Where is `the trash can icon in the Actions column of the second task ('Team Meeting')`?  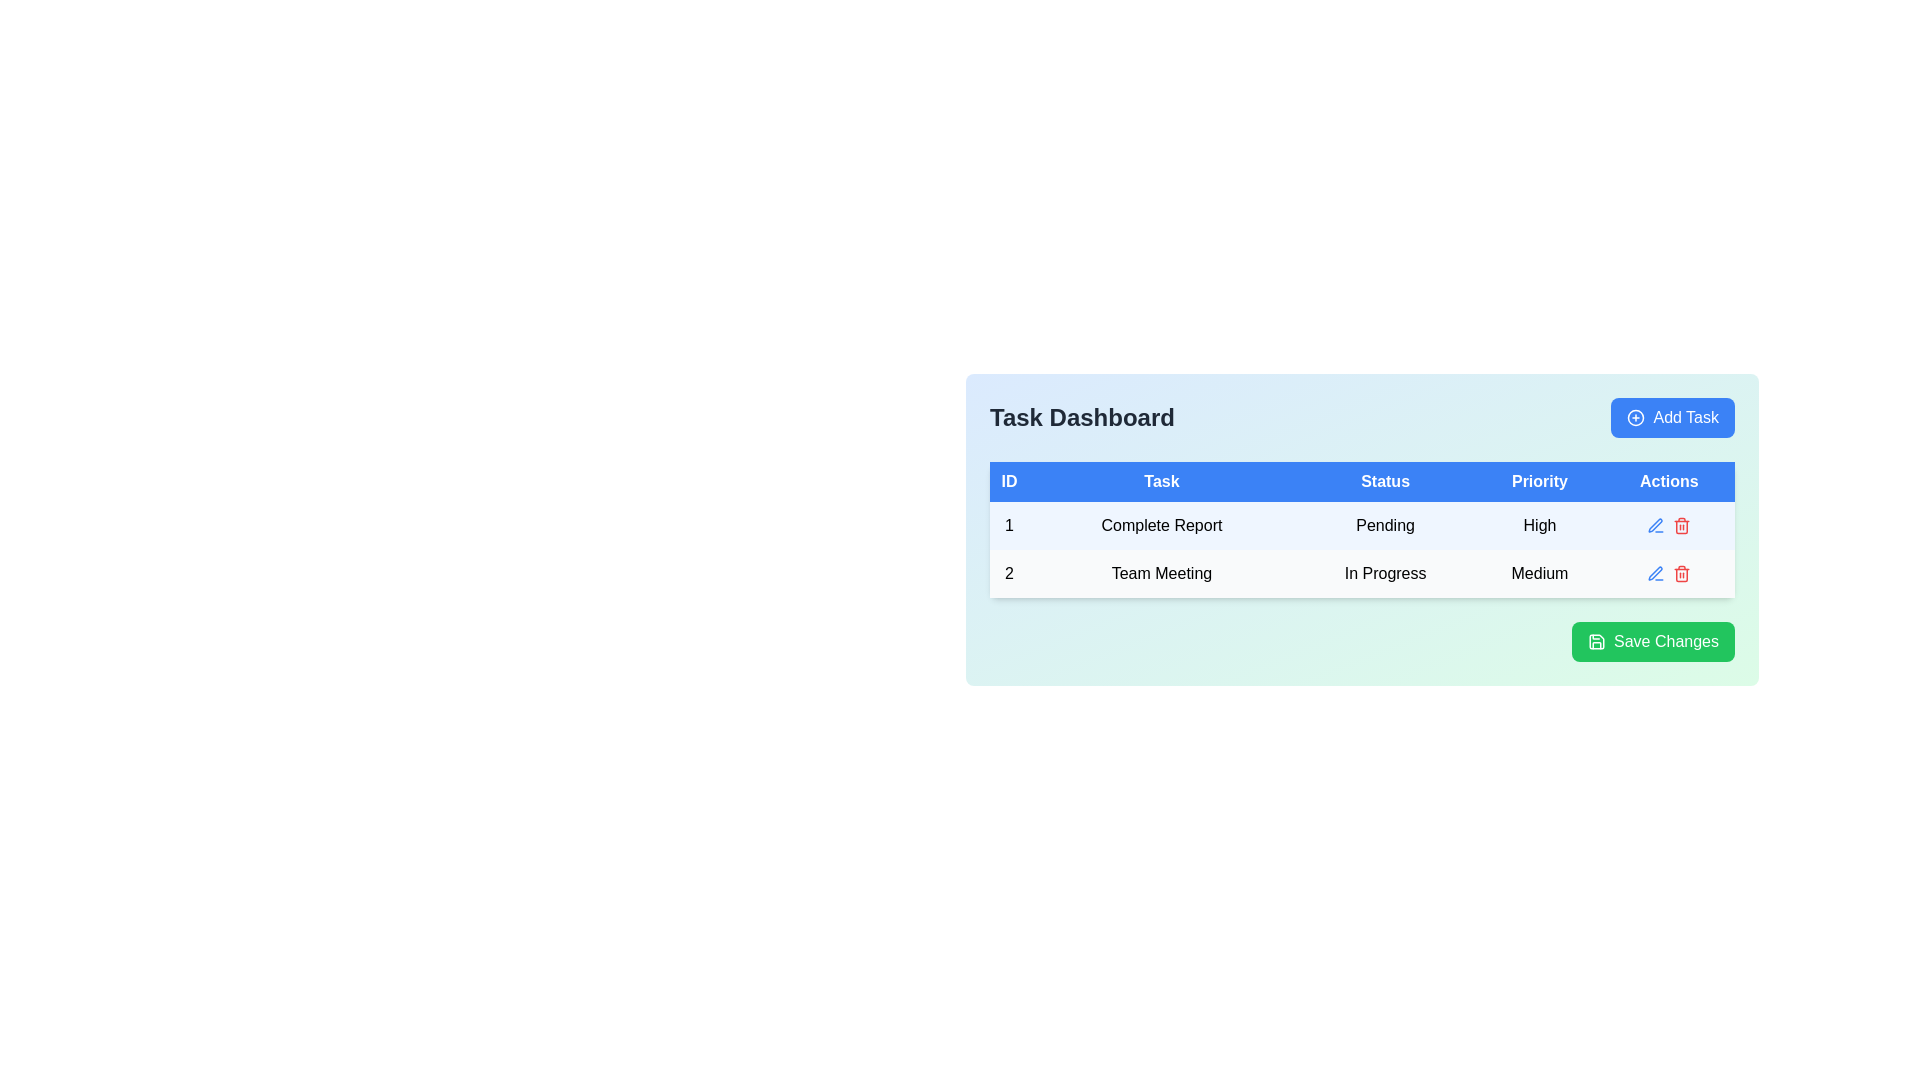 the trash can icon in the Actions column of the second task ('Team Meeting') is located at coordinates (1681, 575).